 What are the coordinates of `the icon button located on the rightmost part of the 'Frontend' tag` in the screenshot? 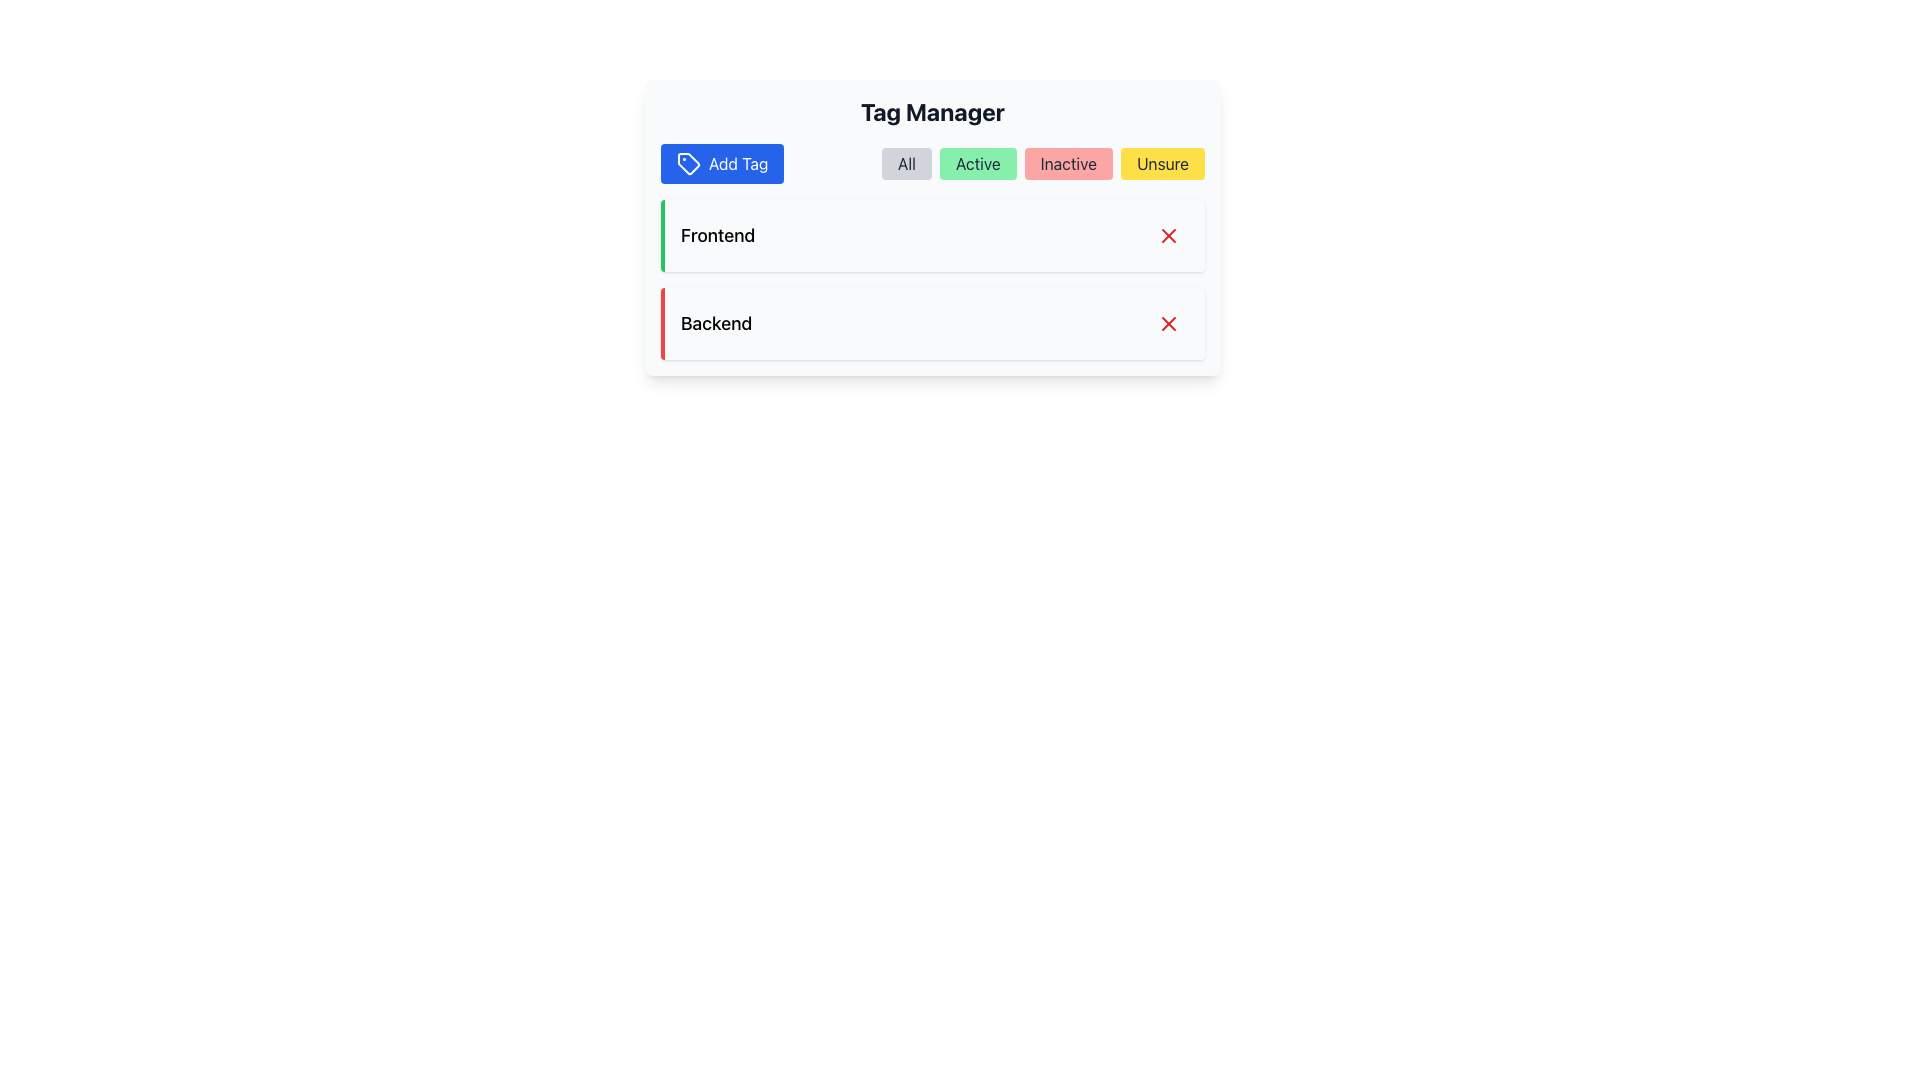 It's located at (1169, 234).